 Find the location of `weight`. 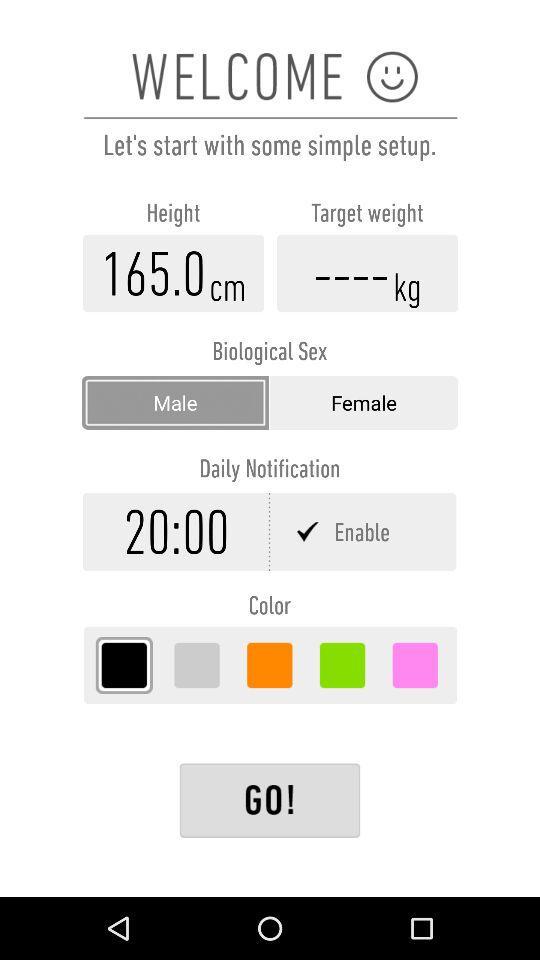

weight is located at coordinates (366, 272).